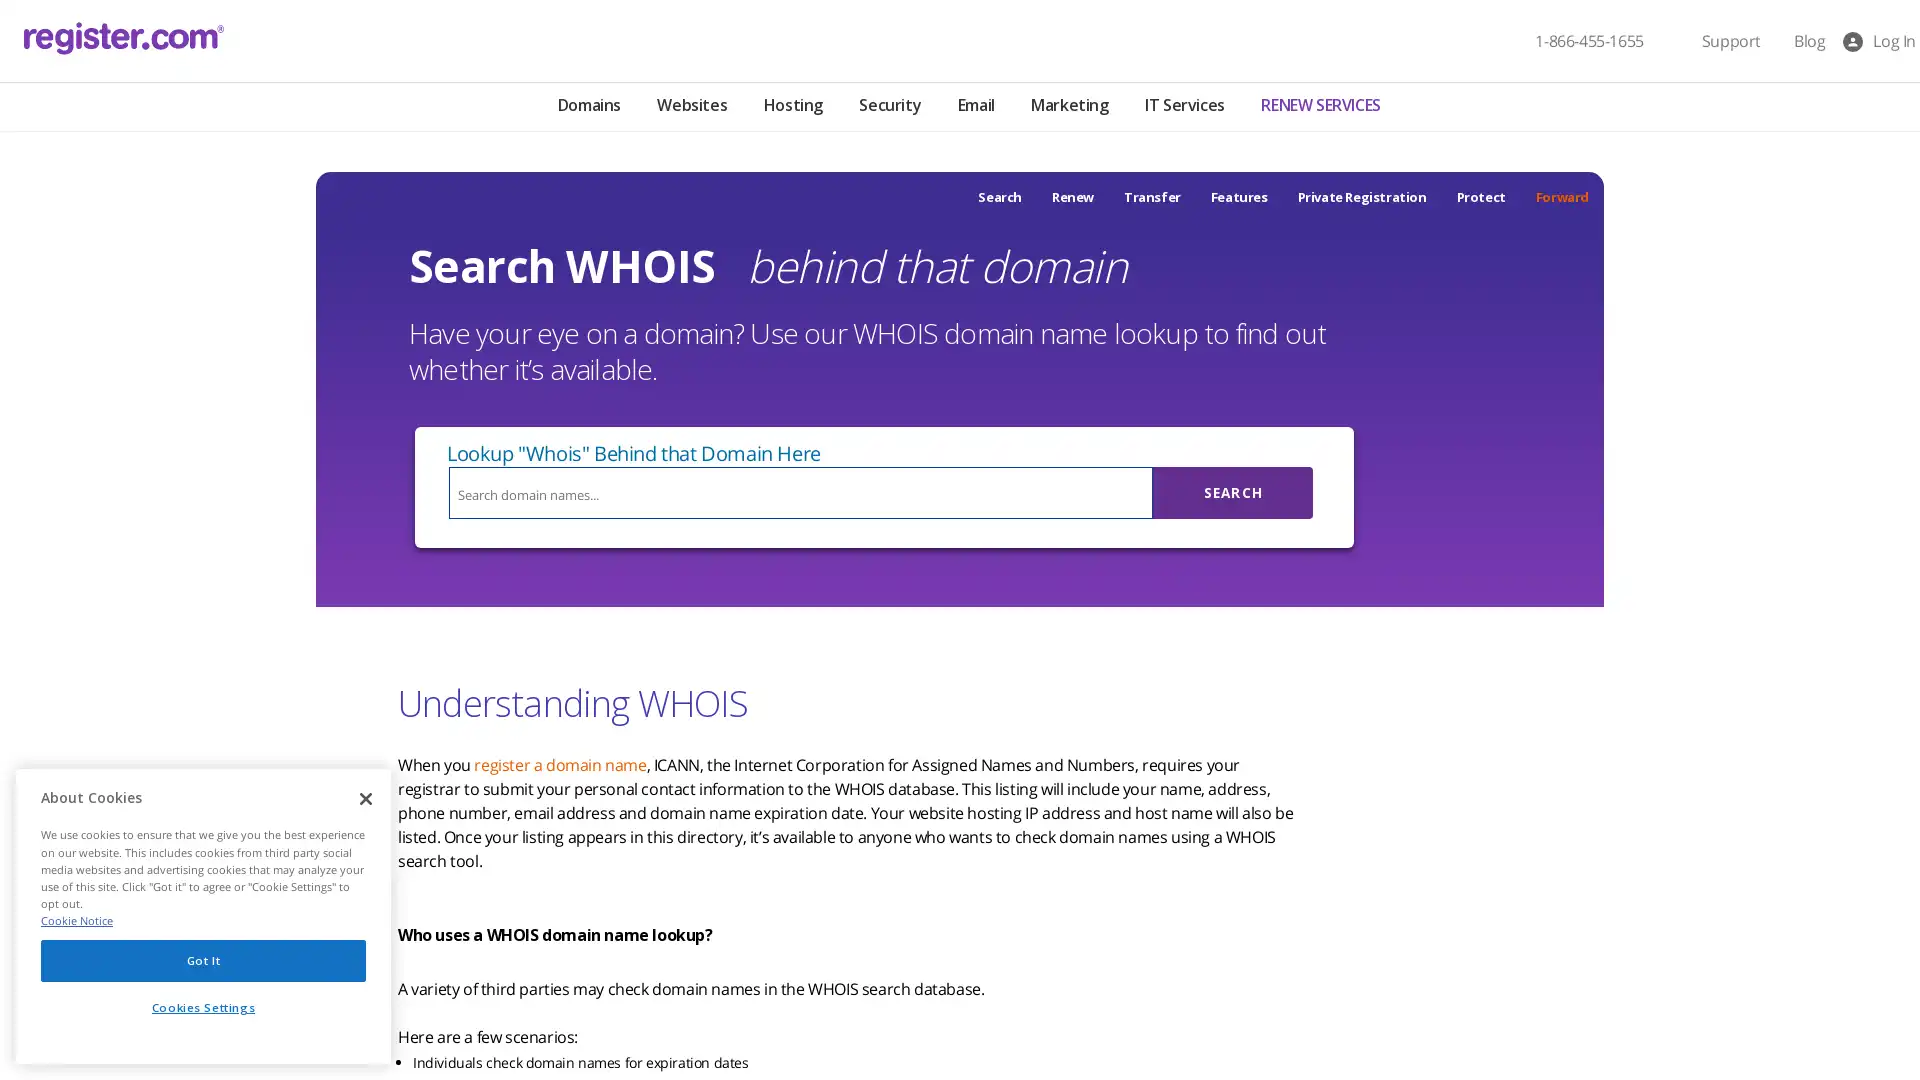 The height and width of the screenshot is (1080, 1920). What do you see at coordinates (32, 978) in the screenshot?
I see `Explore your accessibility options` at bounding box center [32, 978].